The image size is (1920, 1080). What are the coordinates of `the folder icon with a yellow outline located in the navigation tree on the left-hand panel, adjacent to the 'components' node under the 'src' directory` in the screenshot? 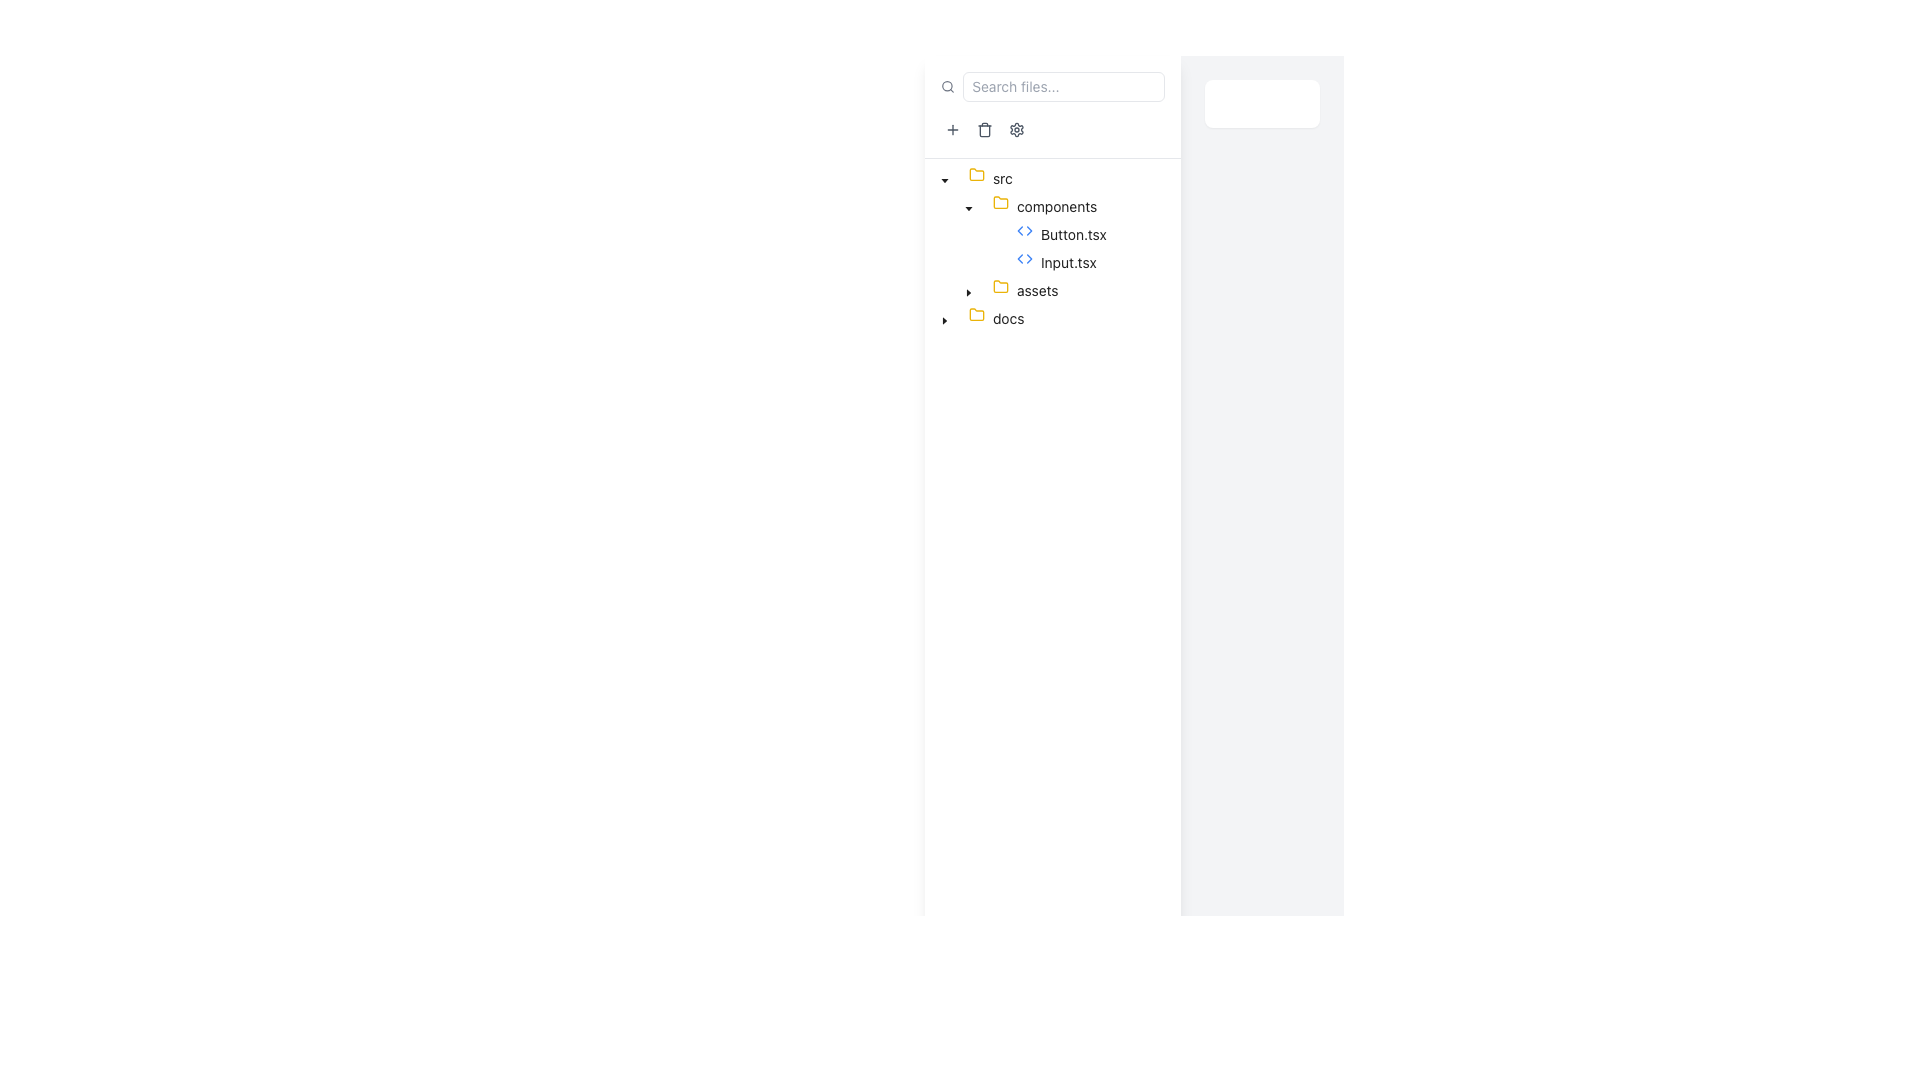 It's located at (1001, 203).